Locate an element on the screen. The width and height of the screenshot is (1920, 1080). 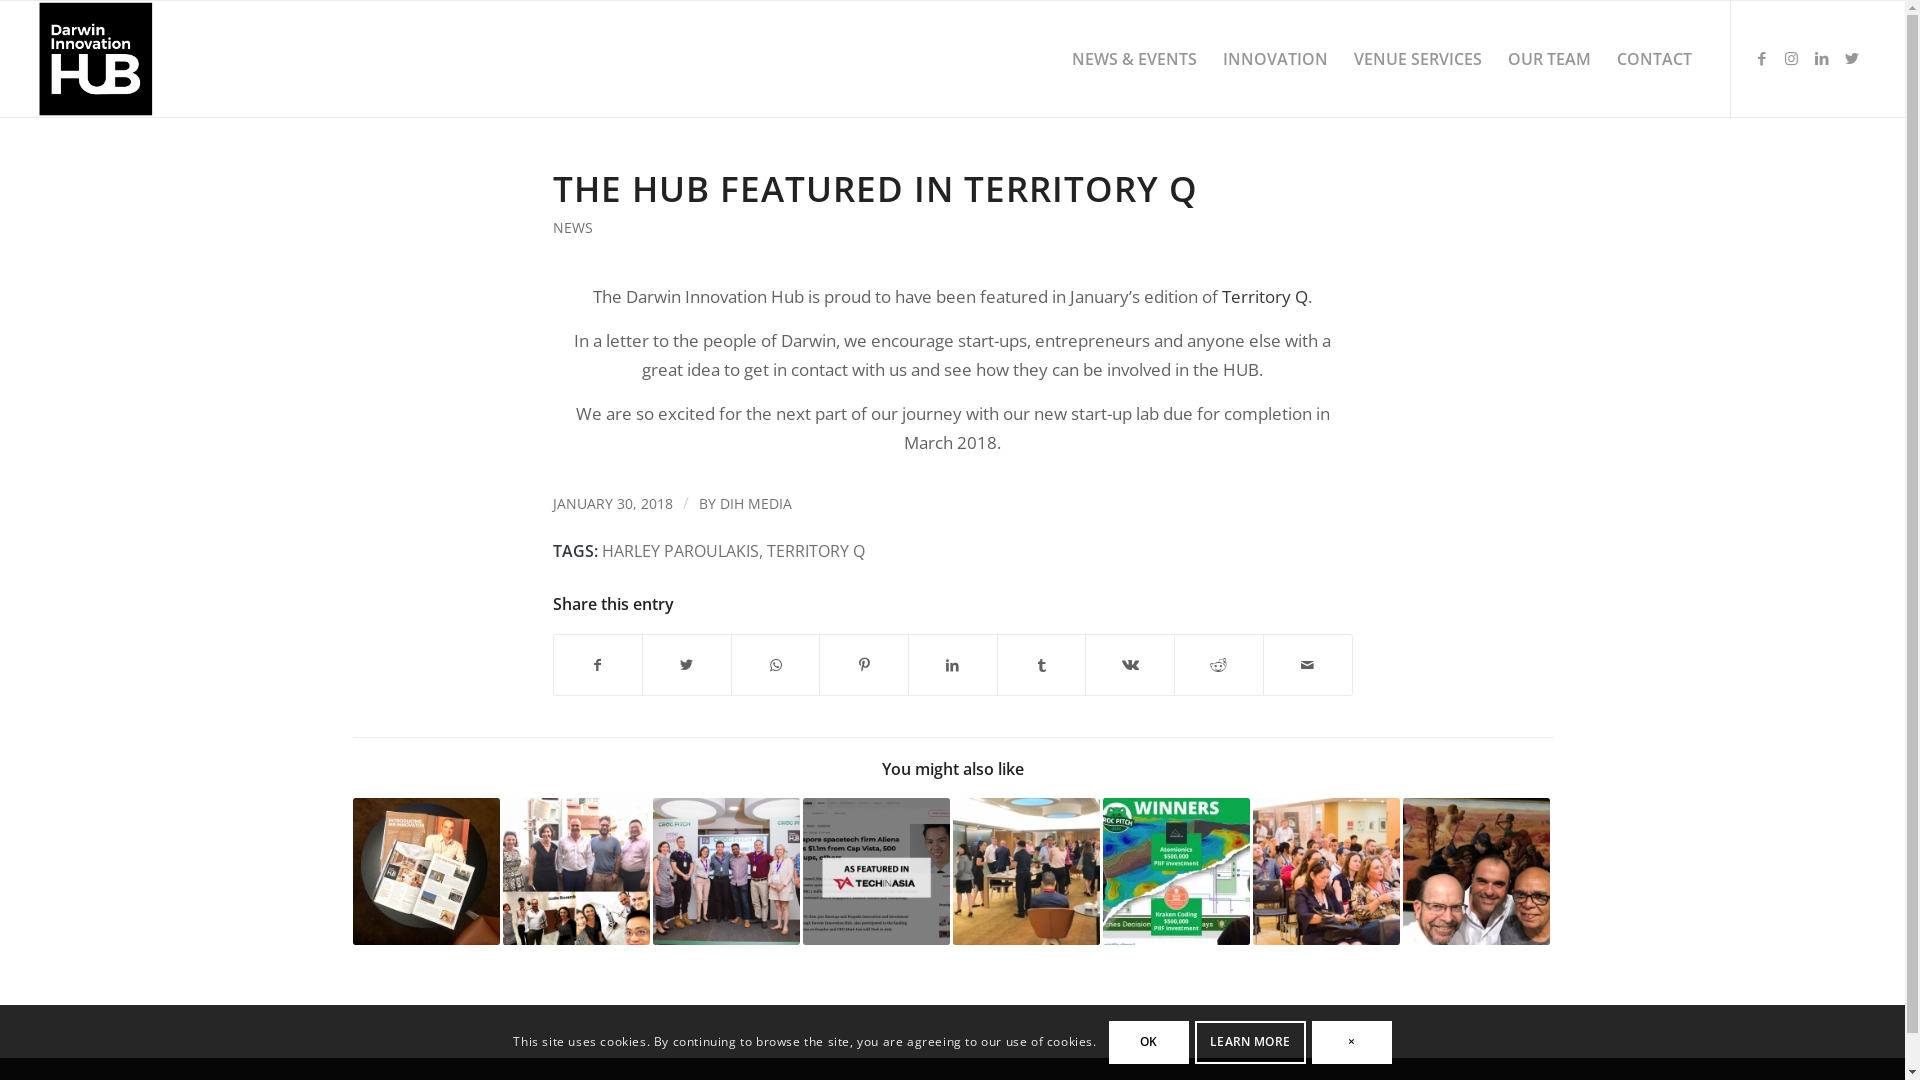
'OK' is located at coordinates (1148, 1040).